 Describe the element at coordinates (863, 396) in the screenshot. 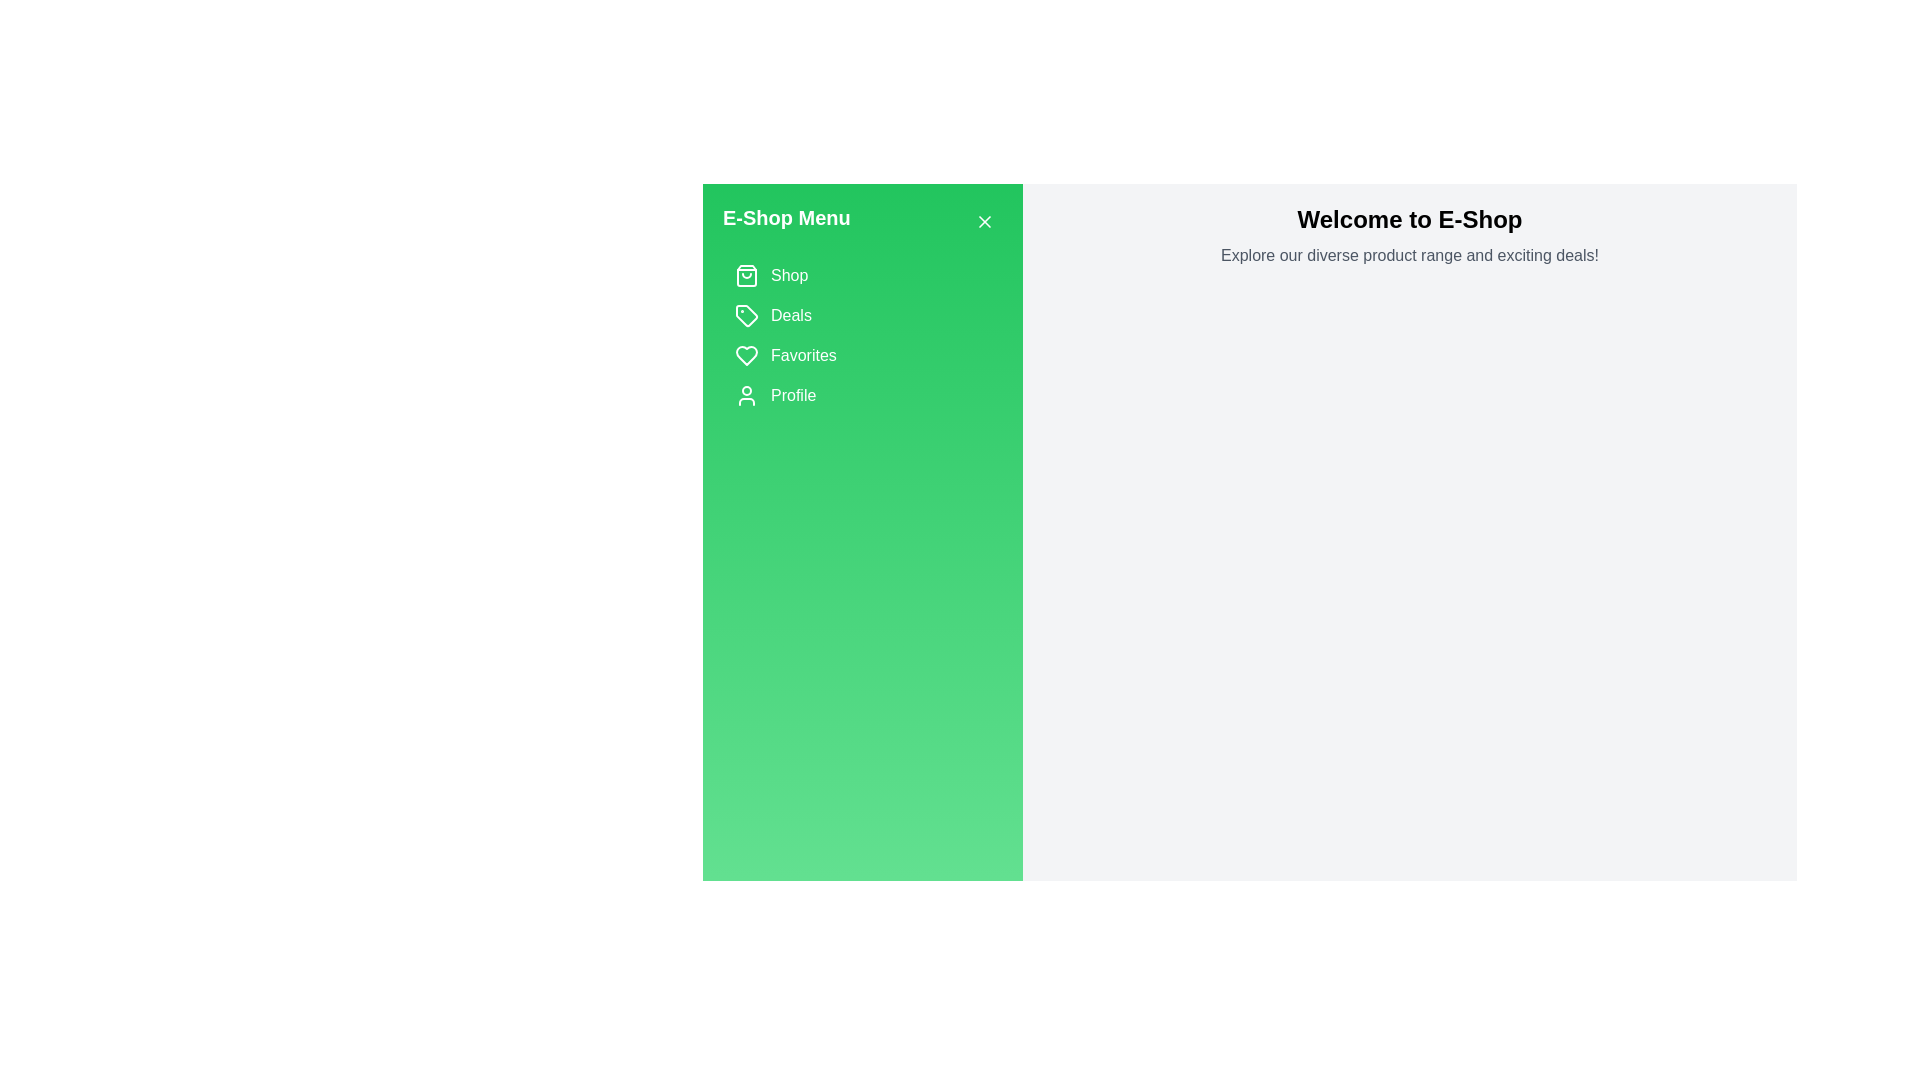

I see `the category Profile from the list` at that location.